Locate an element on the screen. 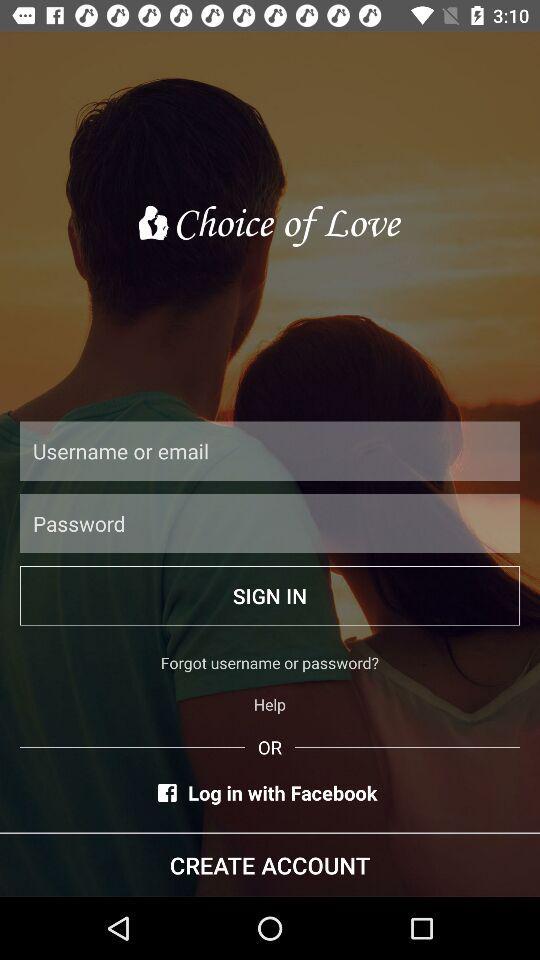 This screenshot has height=960, width=540. icon above the help item is located at coordinates (270, 662).